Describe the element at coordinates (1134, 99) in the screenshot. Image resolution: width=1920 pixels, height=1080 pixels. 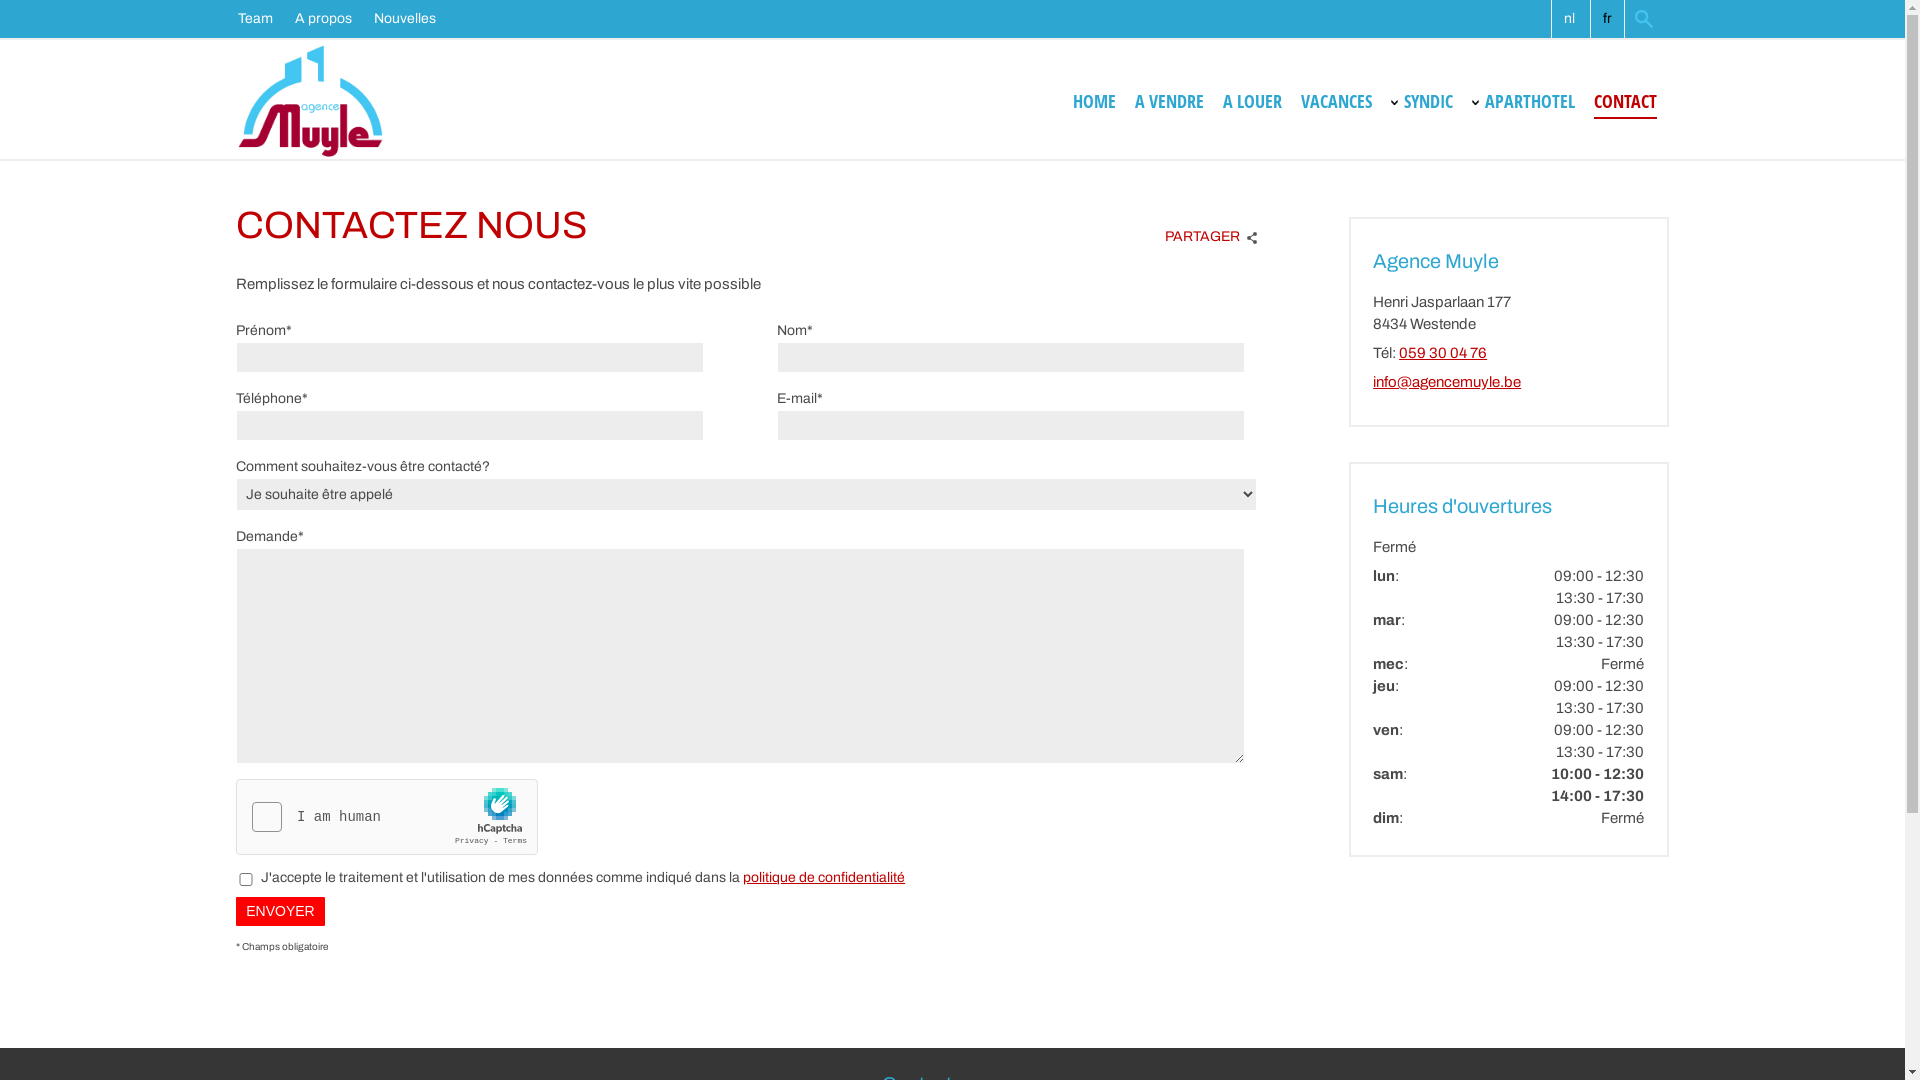
I see `'A VENDRE'` at that location.